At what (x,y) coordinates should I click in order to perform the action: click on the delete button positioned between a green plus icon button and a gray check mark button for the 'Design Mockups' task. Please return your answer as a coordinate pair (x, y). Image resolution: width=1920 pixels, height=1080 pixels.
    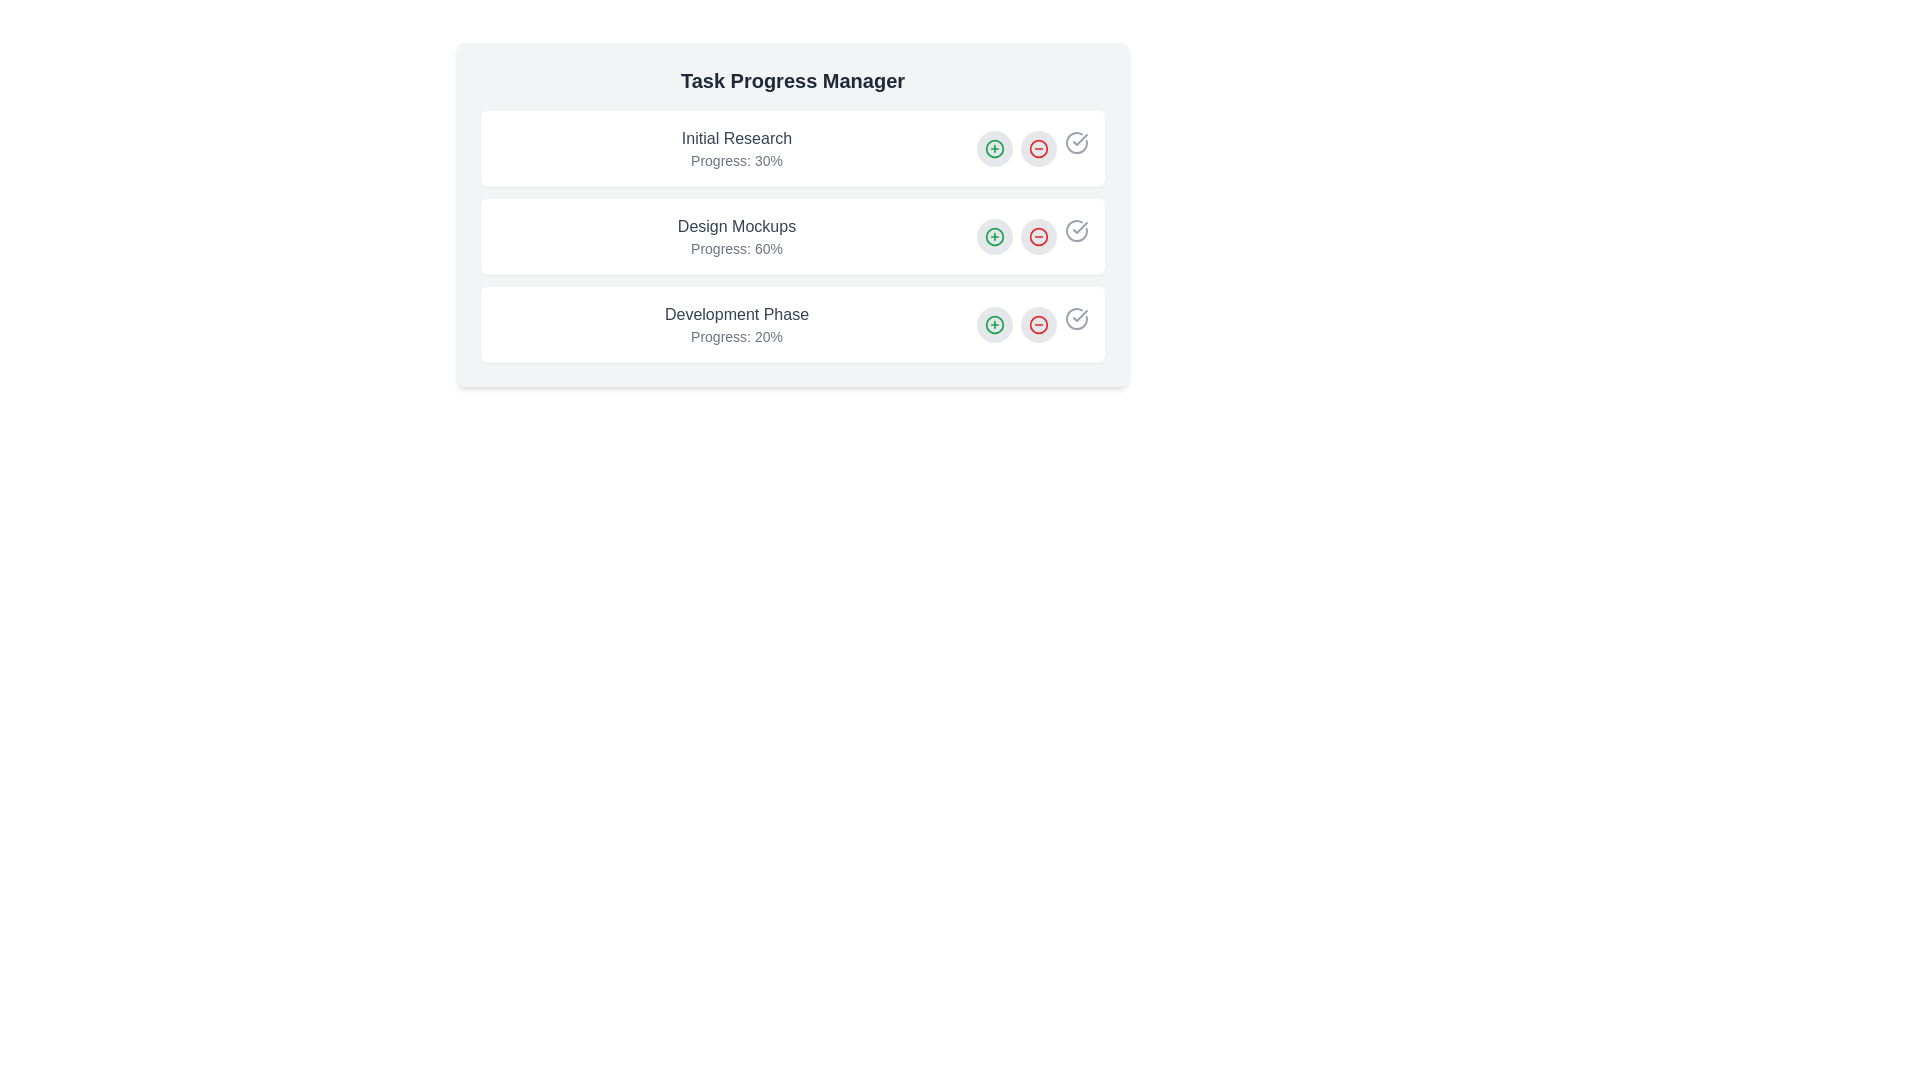
    Looking at the image, I should click on (1038, 235).